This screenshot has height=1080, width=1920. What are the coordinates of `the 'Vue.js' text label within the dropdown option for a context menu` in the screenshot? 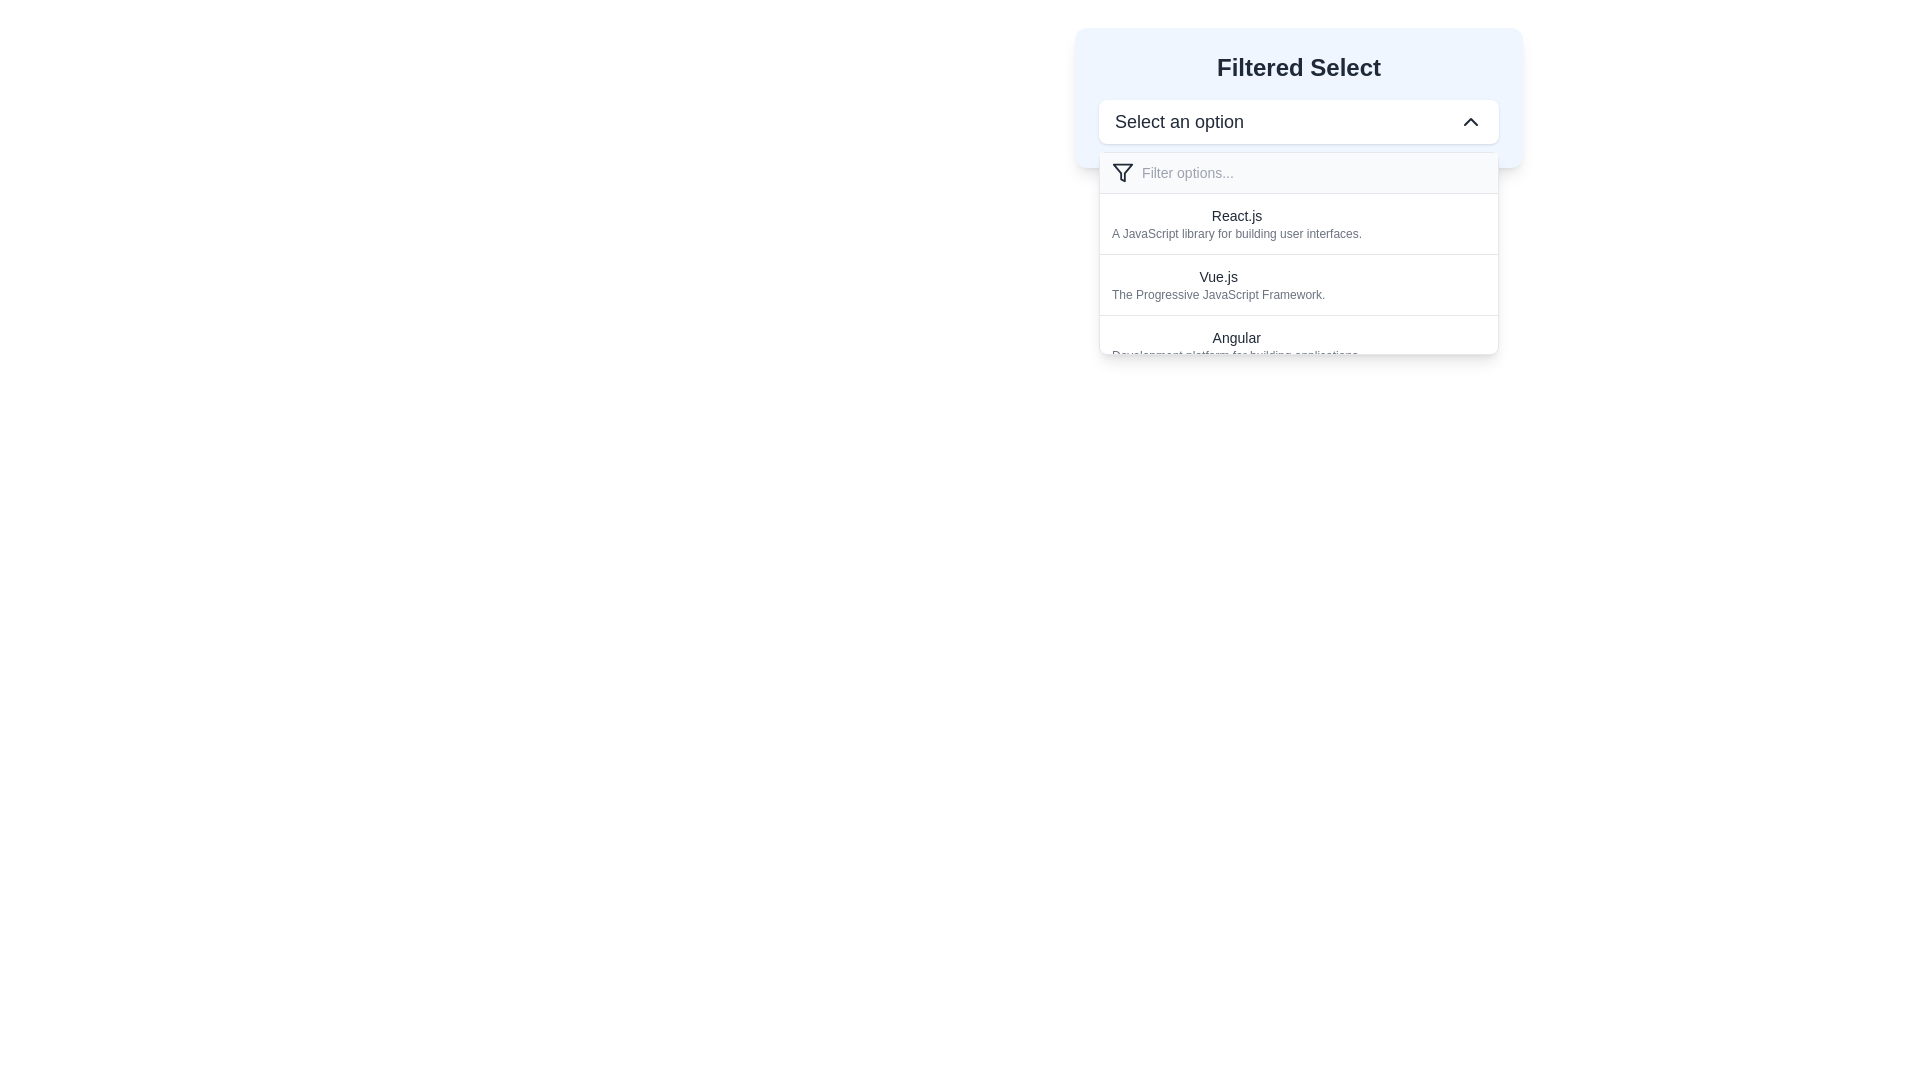 It's located at (1217, 277).